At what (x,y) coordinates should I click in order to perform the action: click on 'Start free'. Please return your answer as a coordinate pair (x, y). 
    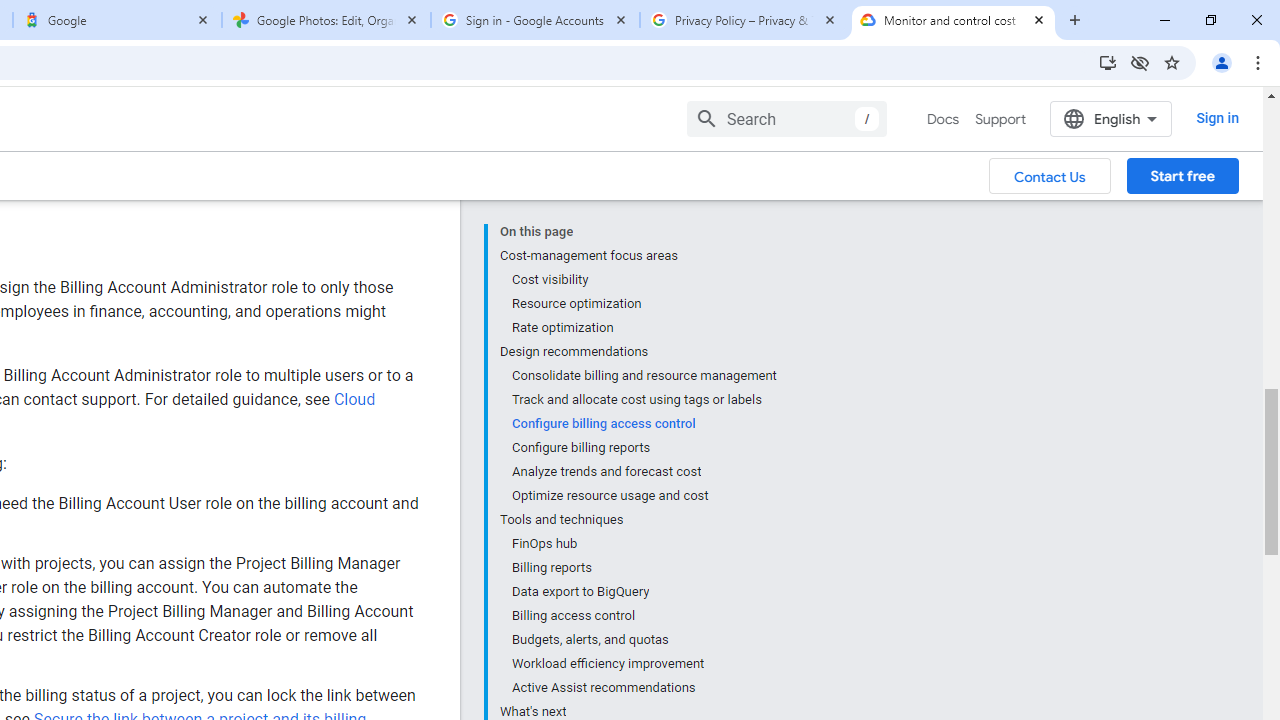
    Looking at the image, I should click on (1182, 174).